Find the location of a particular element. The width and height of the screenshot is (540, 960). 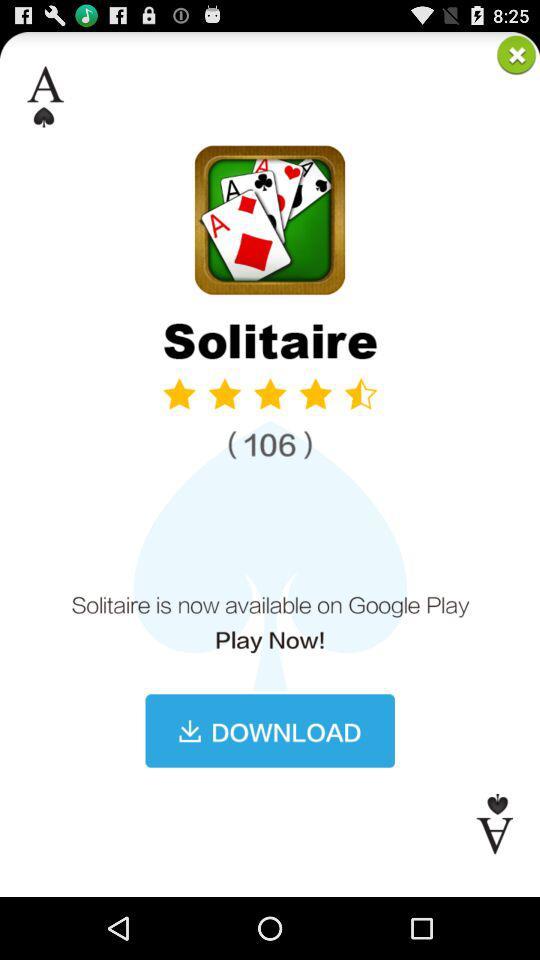

the close icon is located at coordinates (516, 57).